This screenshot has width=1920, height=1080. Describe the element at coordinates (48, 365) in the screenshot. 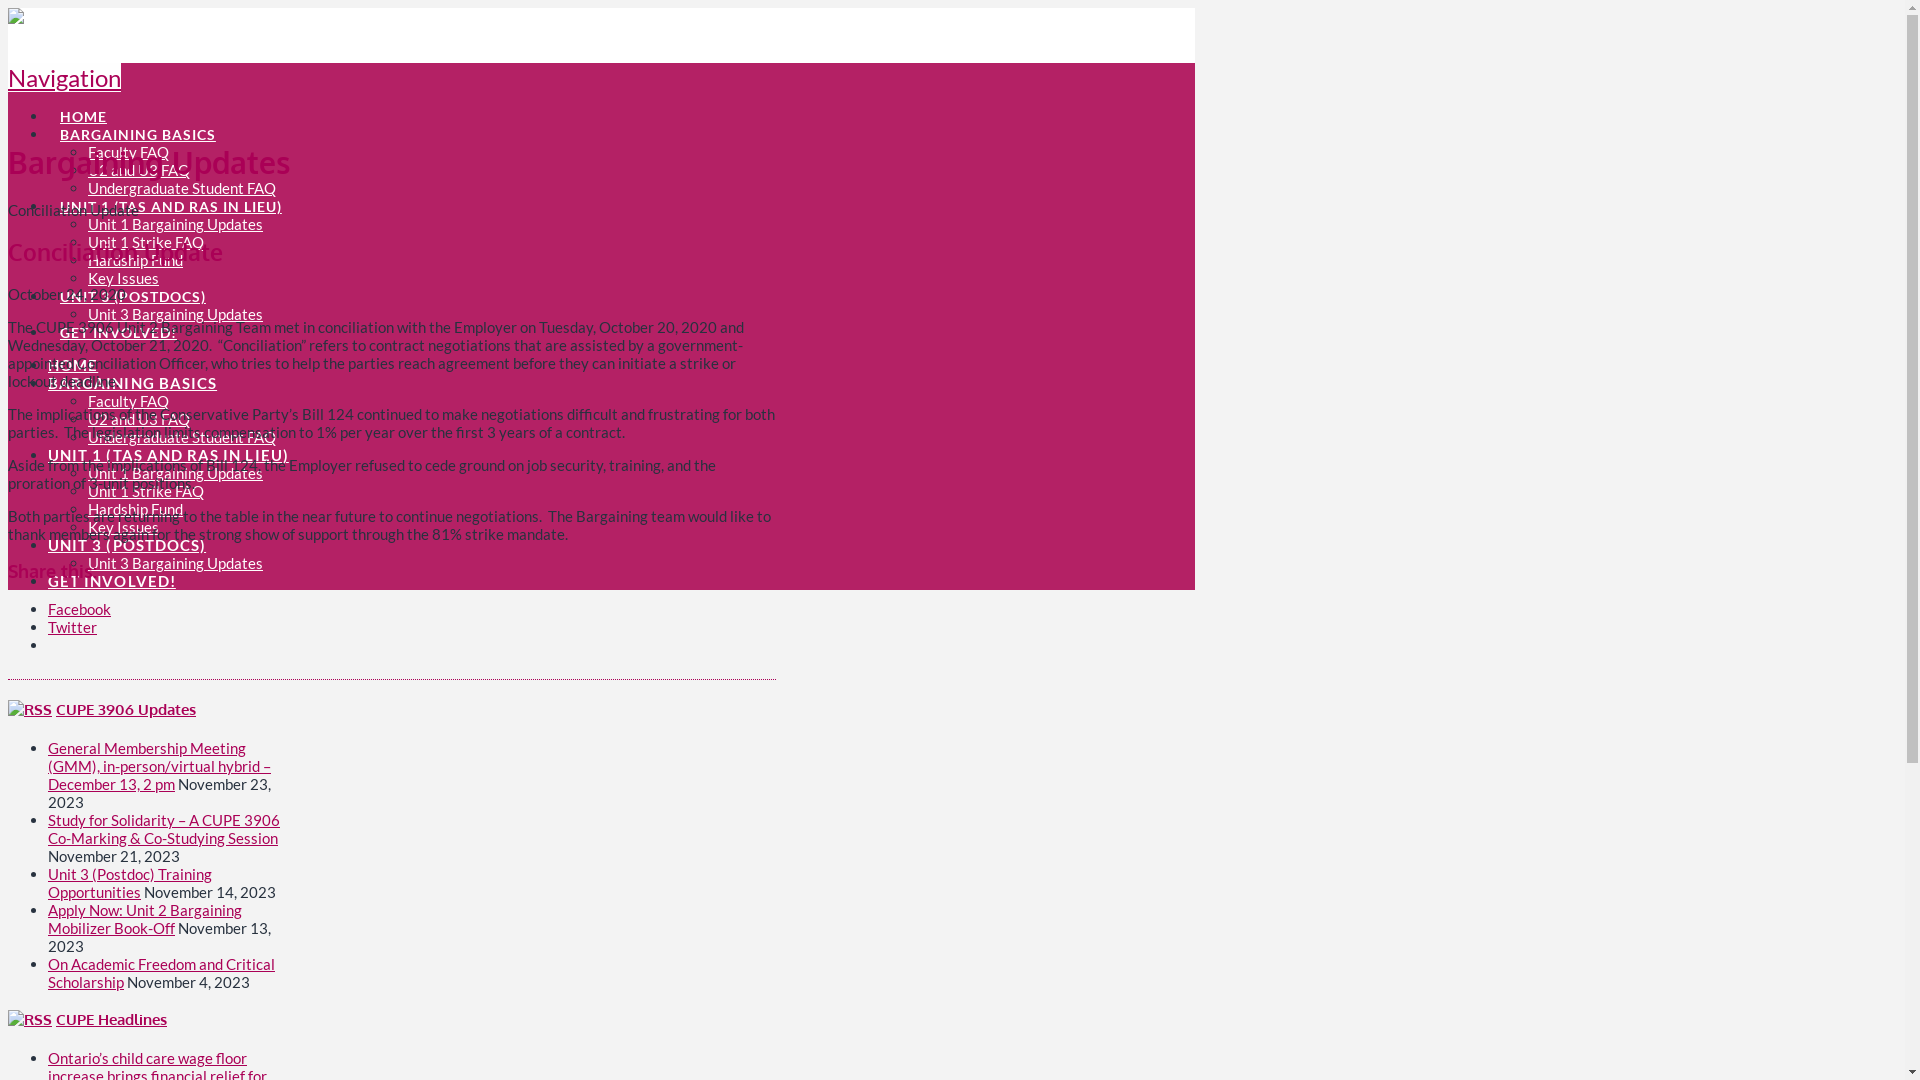

I see `'HOME'` at that location.